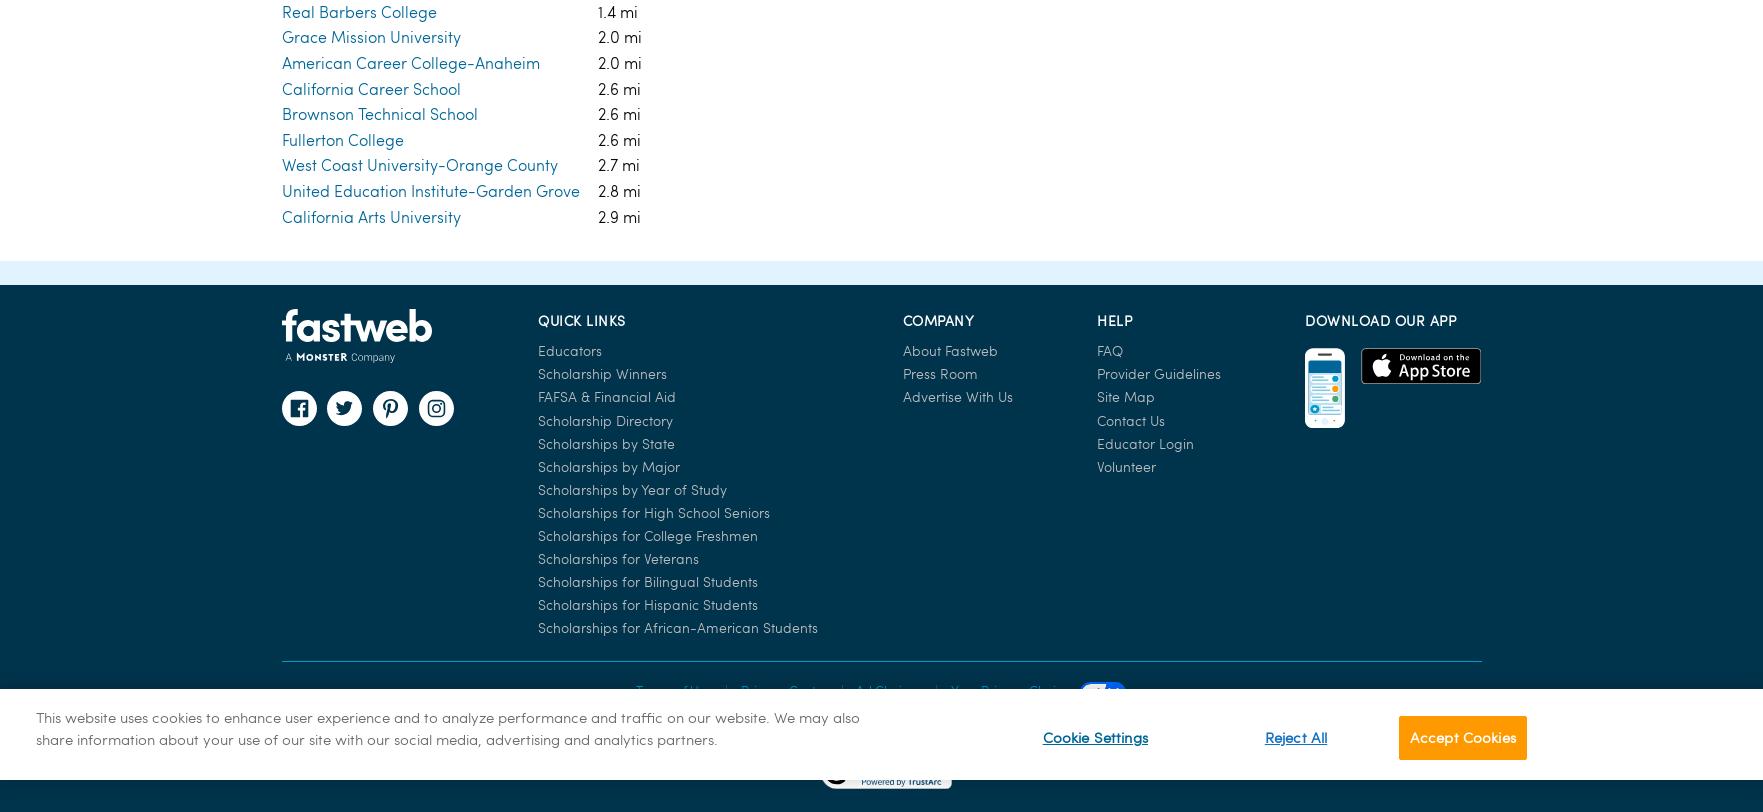  I want to click on 'Scholarships by Year of Study', so click(632, 83).